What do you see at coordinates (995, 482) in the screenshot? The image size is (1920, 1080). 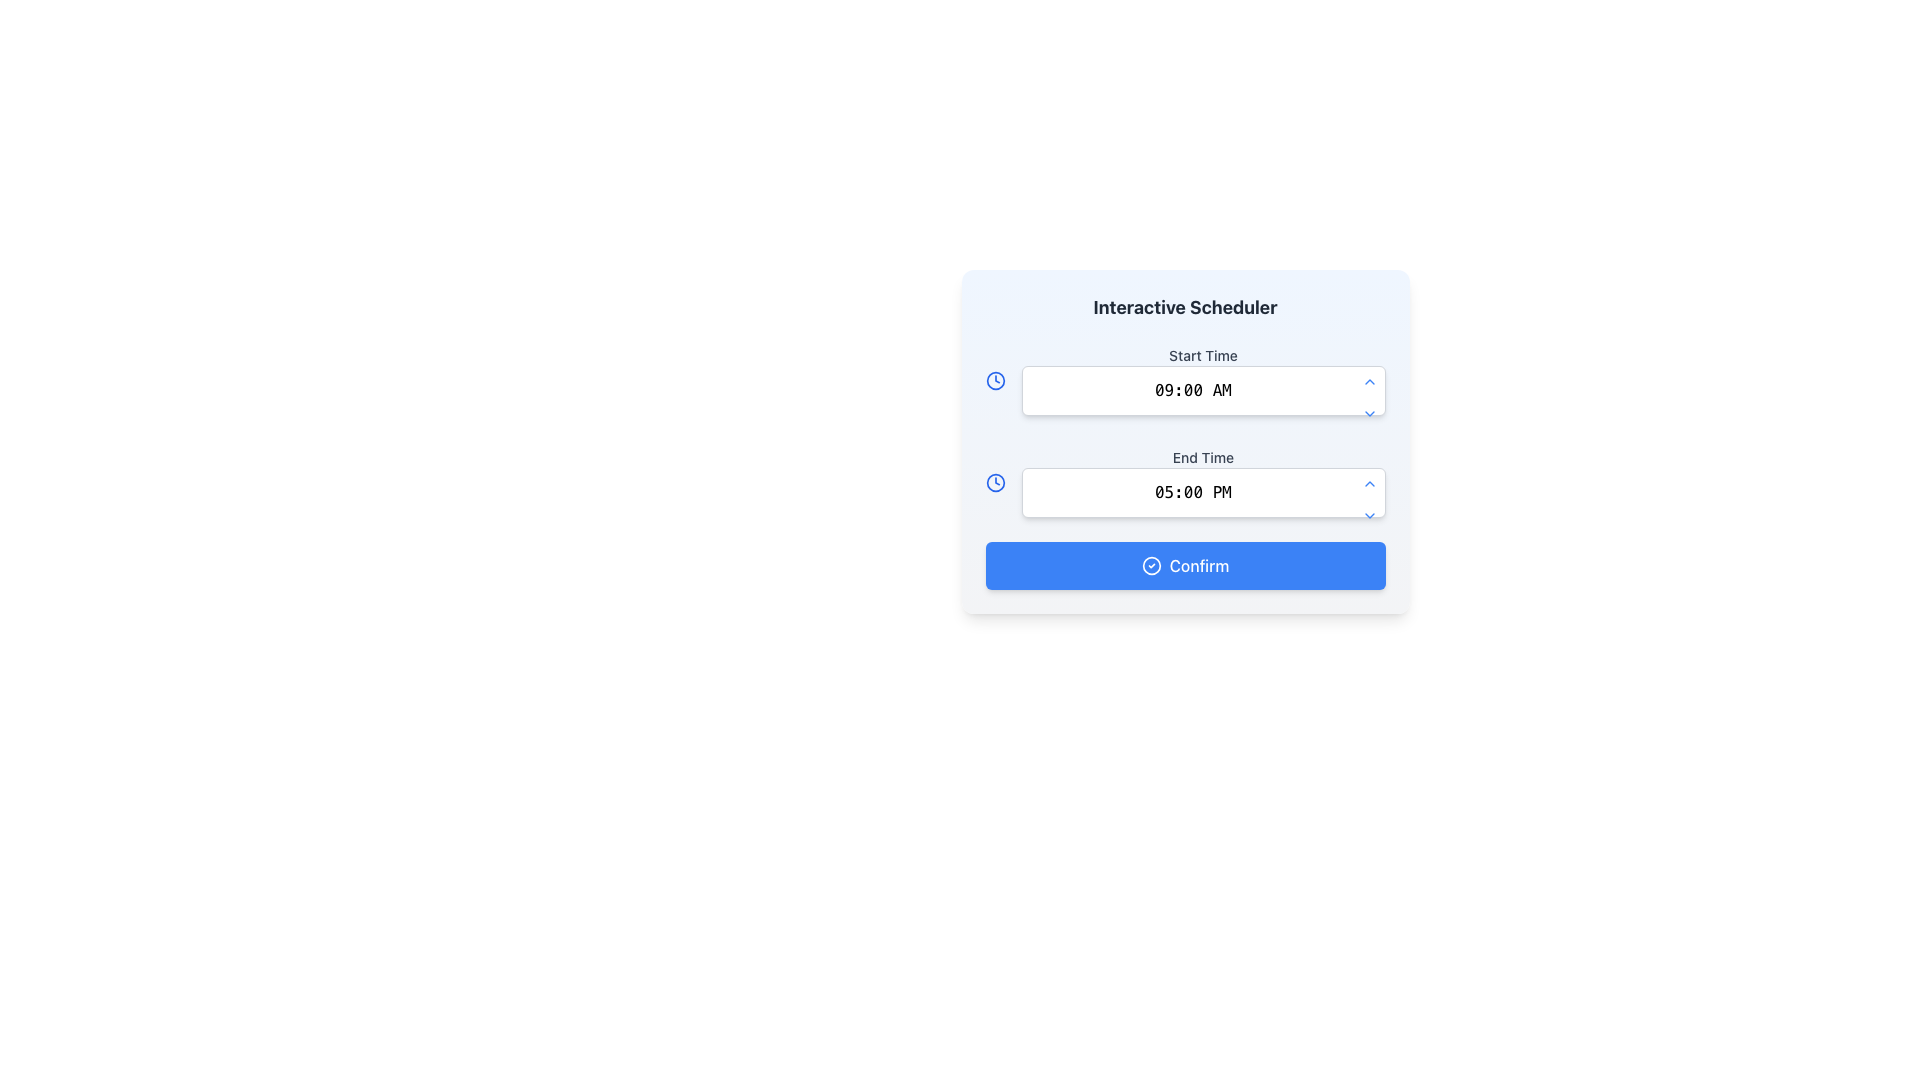 I see `the clock icon which serves as a visual indicator for the 'End Time' field, located to the left of the 'End Time' label and input field` at bounding box center [995, 482].